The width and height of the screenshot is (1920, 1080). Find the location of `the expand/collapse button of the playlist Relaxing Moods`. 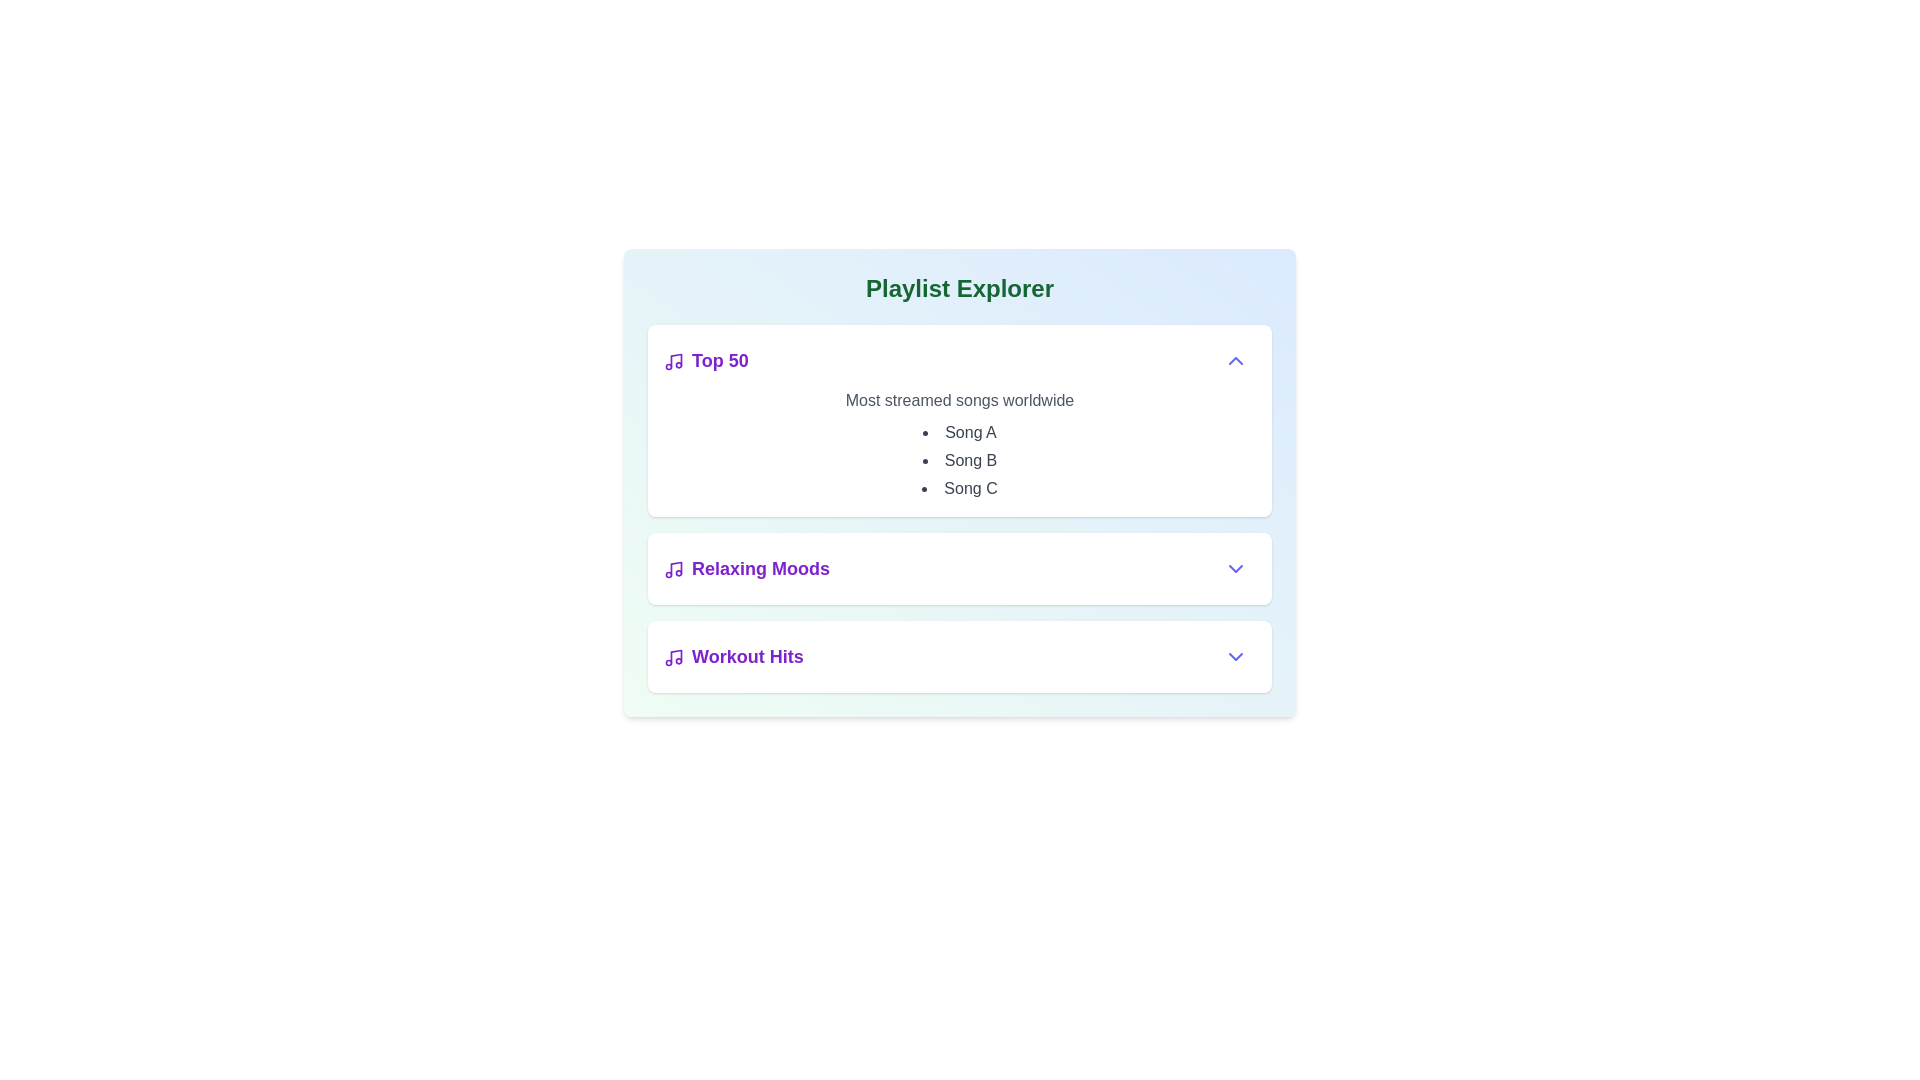

the expand/collapse button of the playlist Relaxing Moods is located at coordinates (1235, 569).